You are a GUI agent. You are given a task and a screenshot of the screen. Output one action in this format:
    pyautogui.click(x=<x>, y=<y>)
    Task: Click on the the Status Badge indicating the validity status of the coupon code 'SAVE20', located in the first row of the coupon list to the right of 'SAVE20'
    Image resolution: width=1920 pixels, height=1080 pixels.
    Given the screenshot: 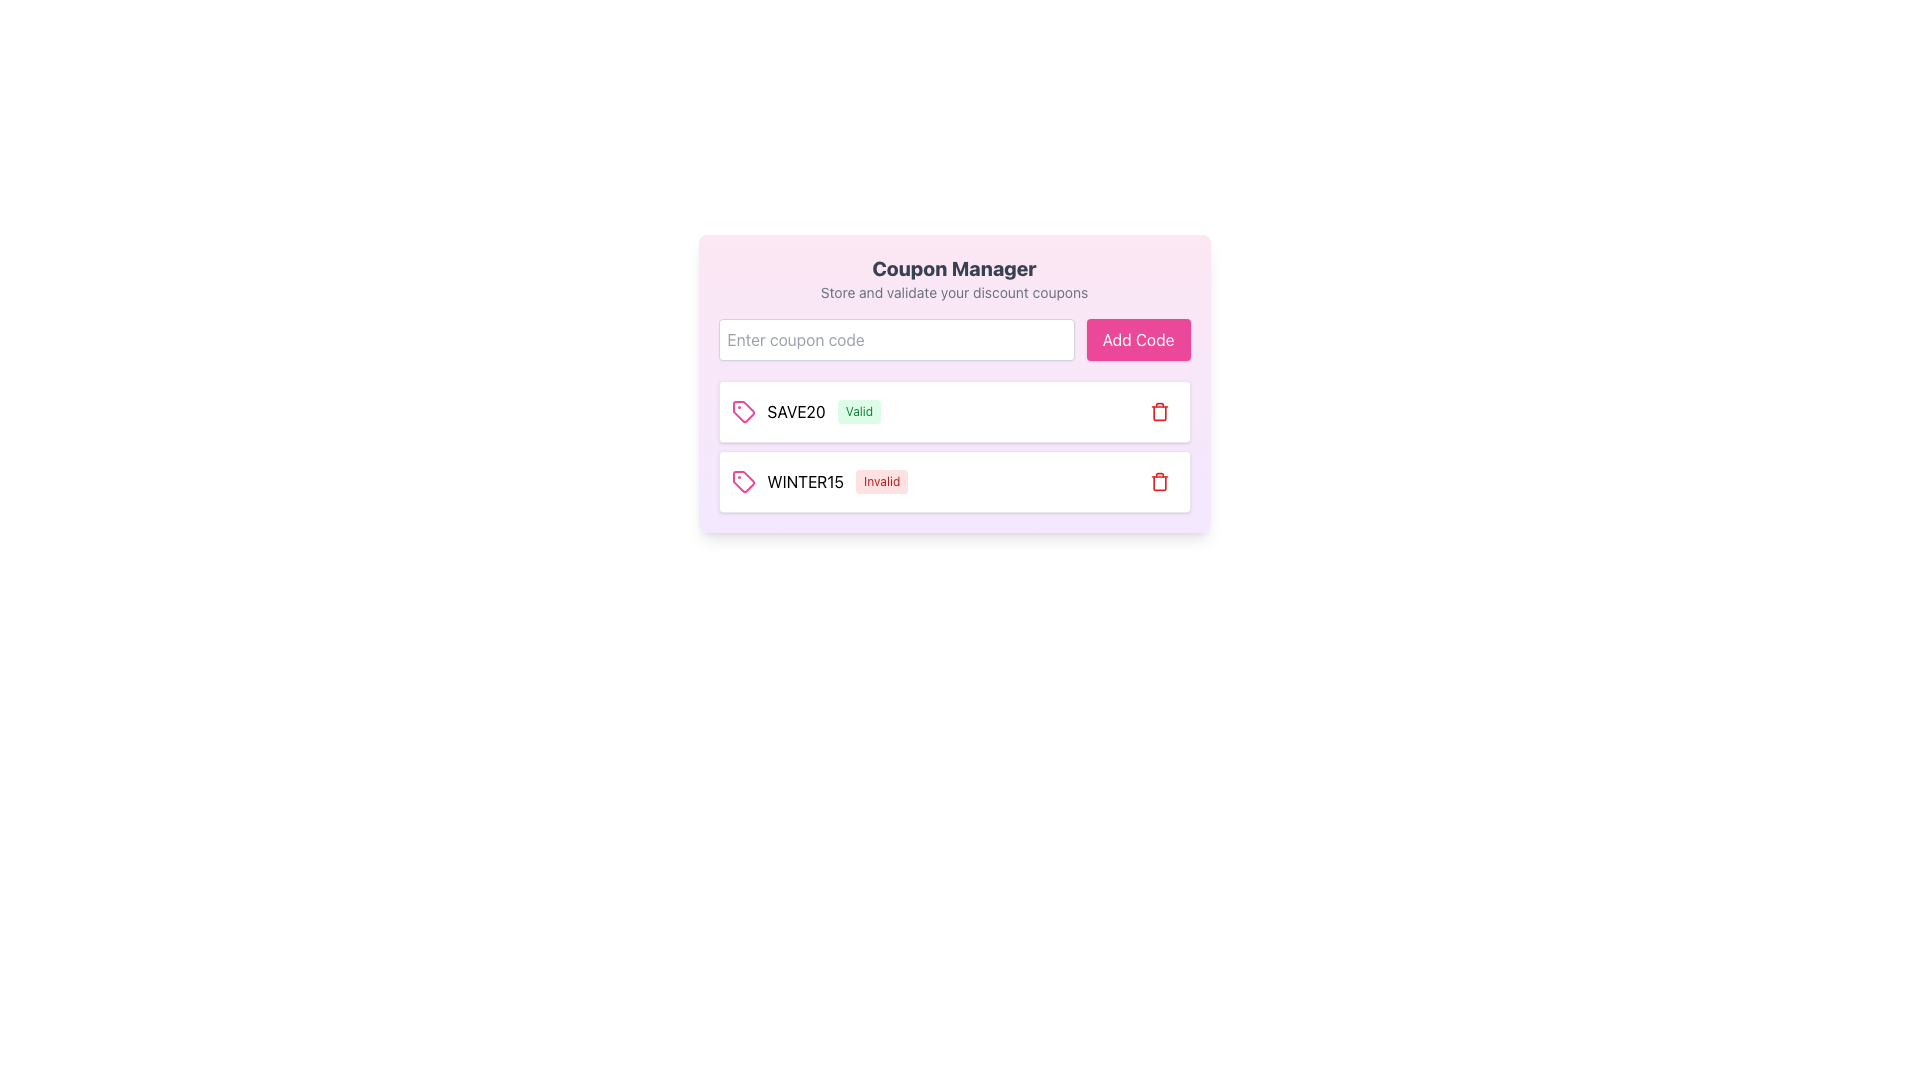 What is the action you would take?
    pyautogui.click(x=859, y=411)
    